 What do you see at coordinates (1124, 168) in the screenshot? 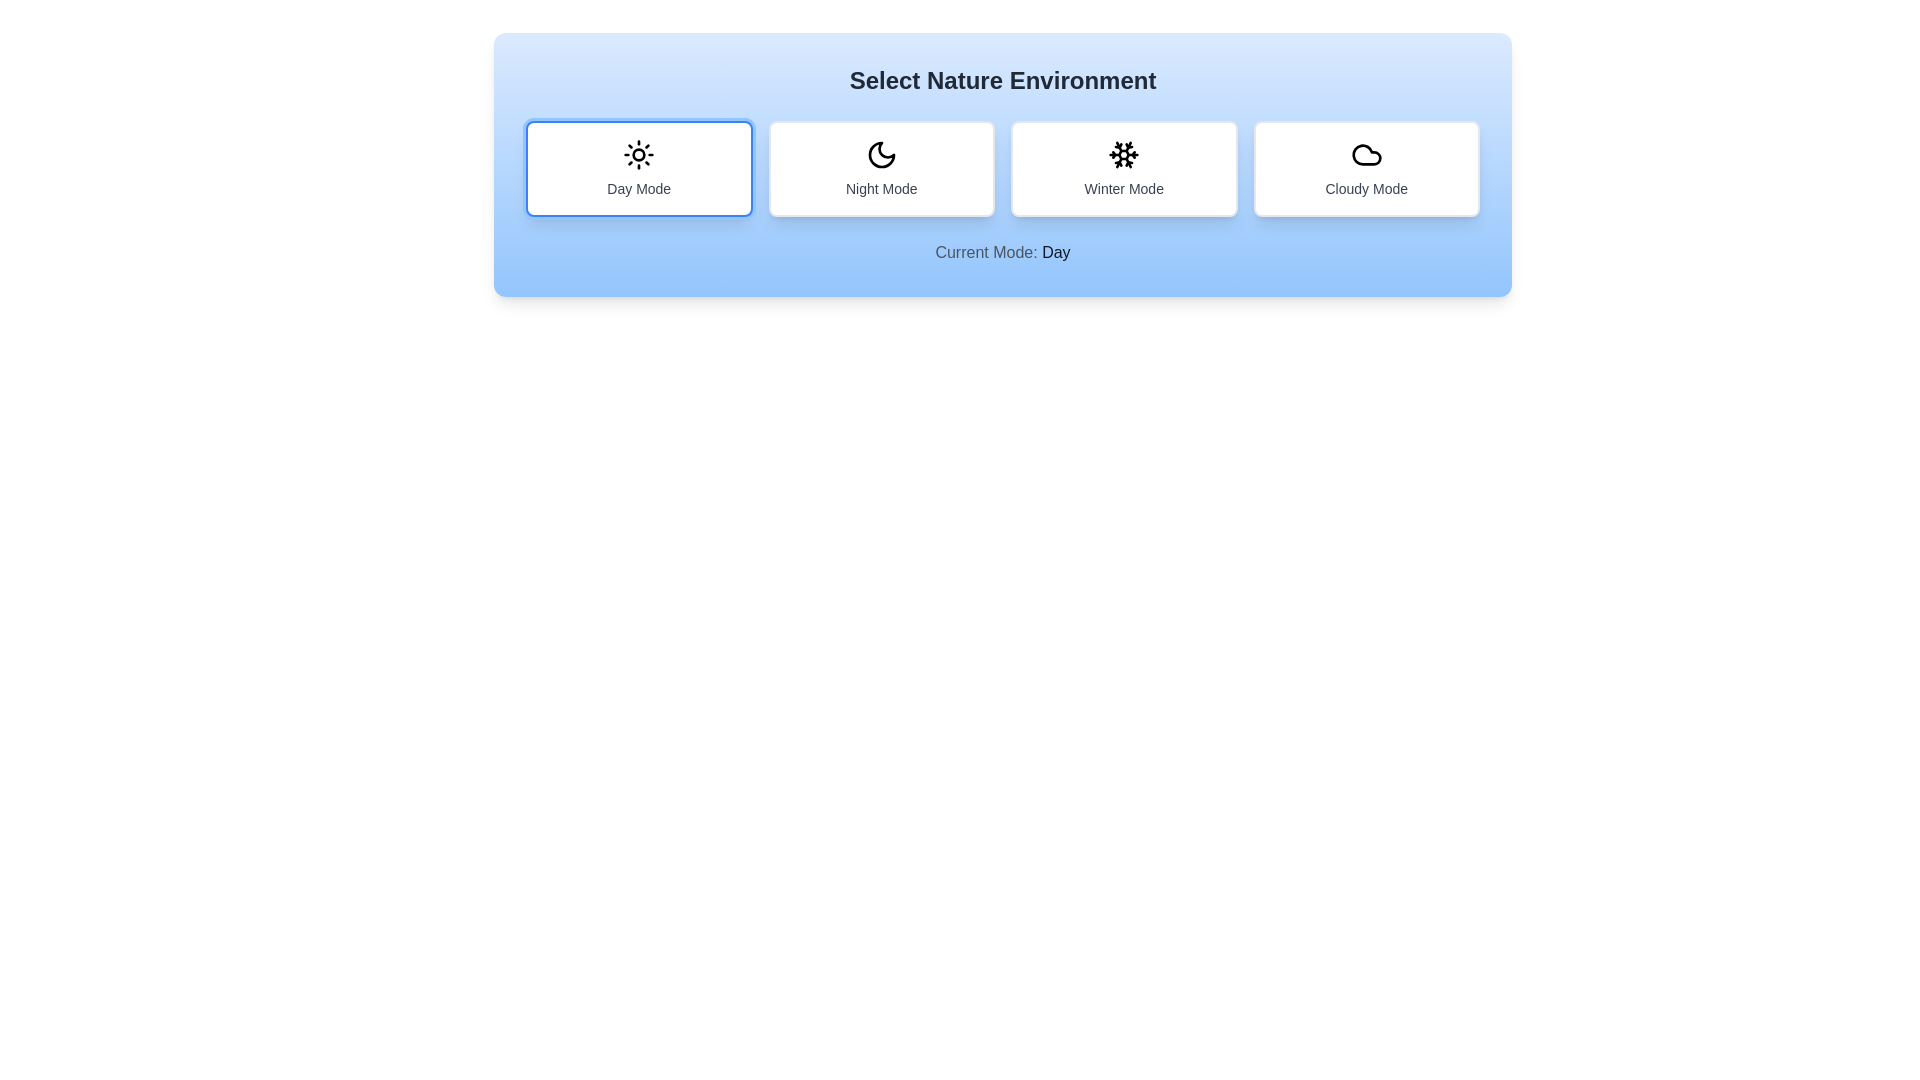
I see `the mode by clicking on the corresponding button for Winter Mode` at bounding box center [1124, 168].